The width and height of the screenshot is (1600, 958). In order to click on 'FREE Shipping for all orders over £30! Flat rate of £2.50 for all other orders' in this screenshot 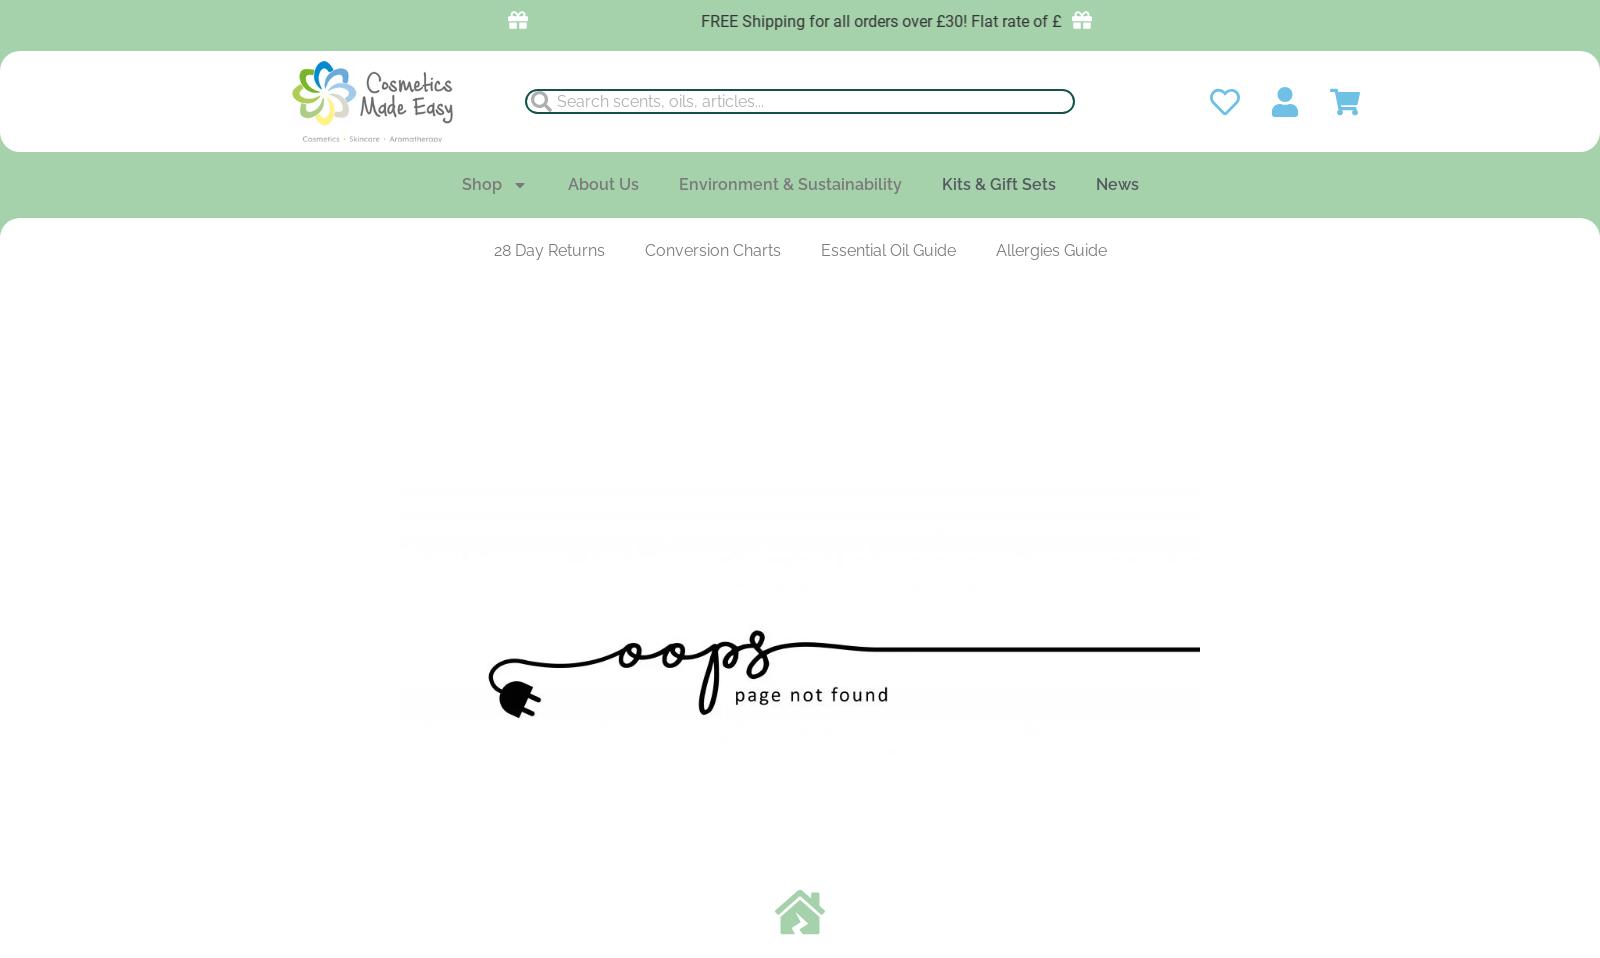, I will do `click(938, 20)`.